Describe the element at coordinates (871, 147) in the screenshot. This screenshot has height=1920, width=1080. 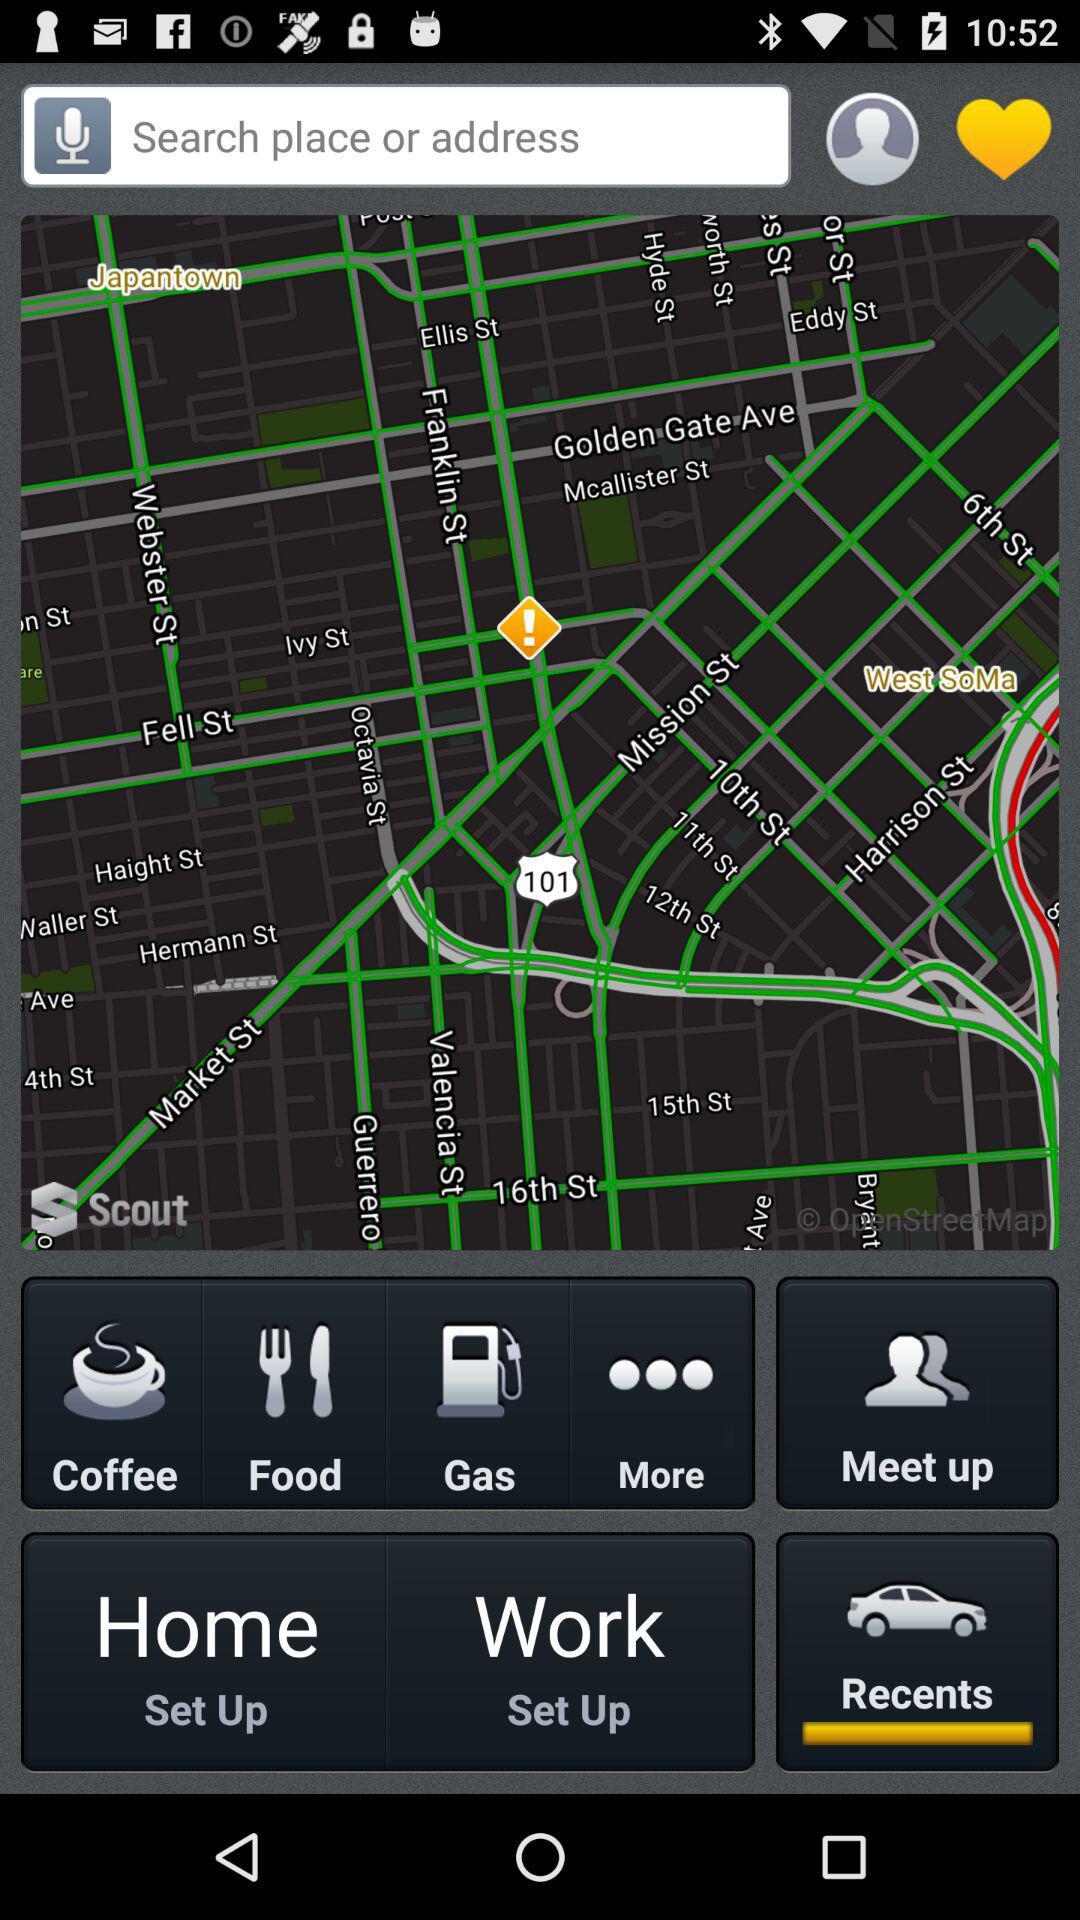
I see `the avatar icon` at that location.